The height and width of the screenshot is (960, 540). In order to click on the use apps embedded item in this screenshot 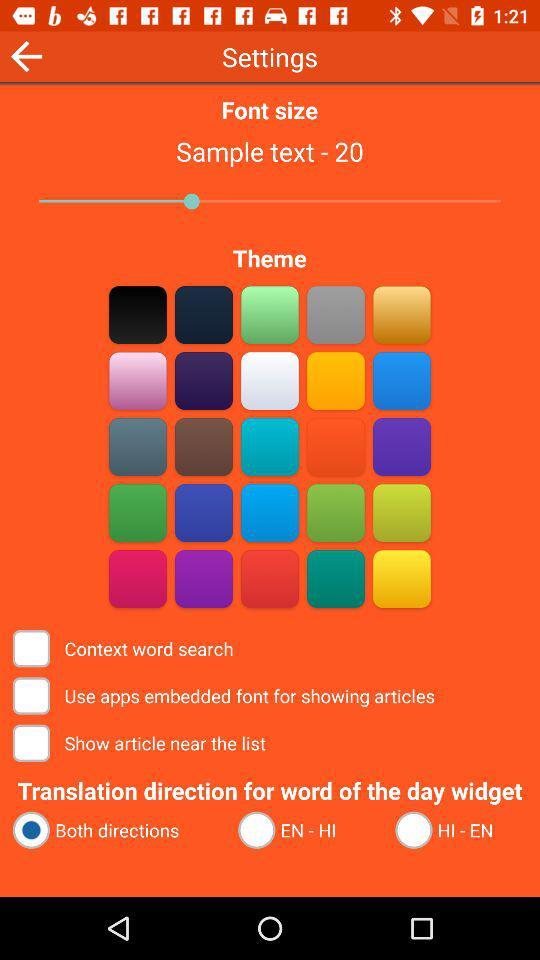, I will do `click(225, 696)`.